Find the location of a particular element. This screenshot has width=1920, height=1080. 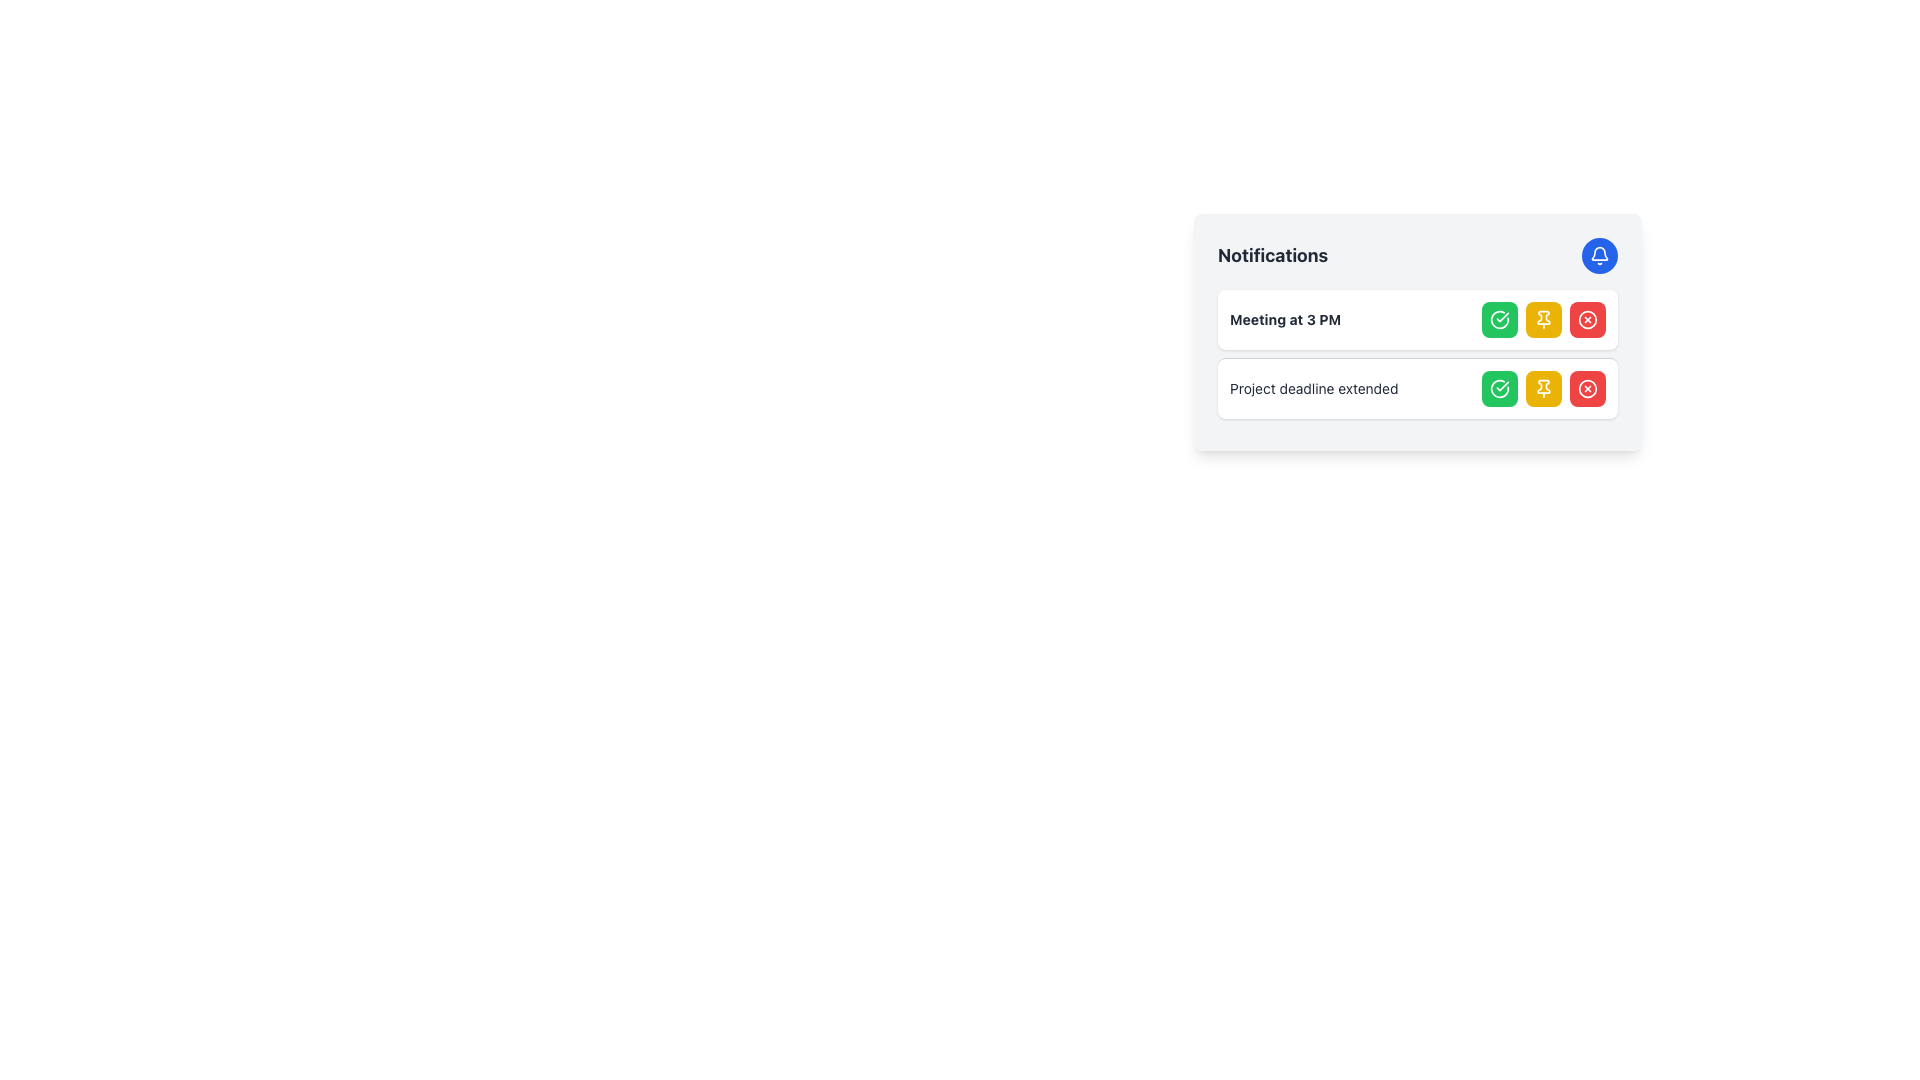

the Notification element displaying 'Meeting at 3 PM', which is the first item in the vertical list of notifications is located at coordinates (1416, 319).